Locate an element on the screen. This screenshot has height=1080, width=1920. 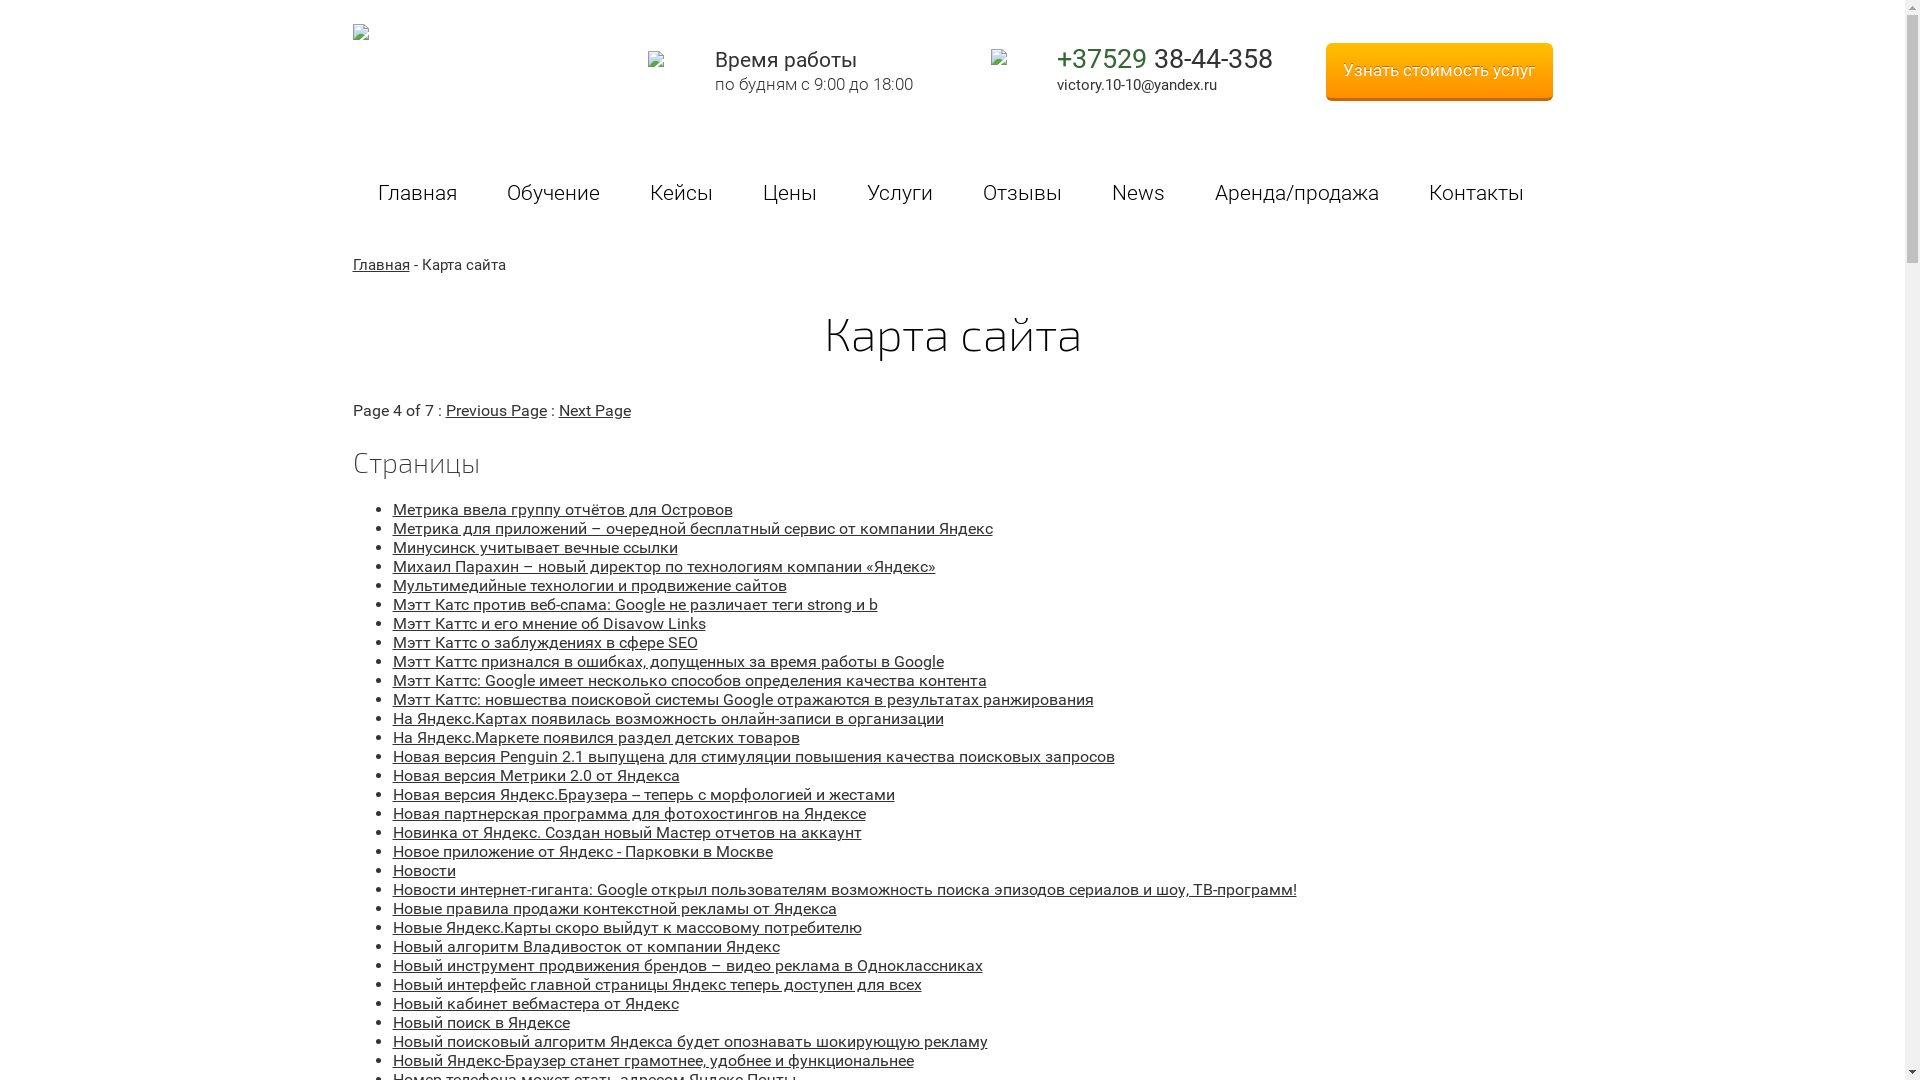
'Next Page' is located at coordinates (593, 409).